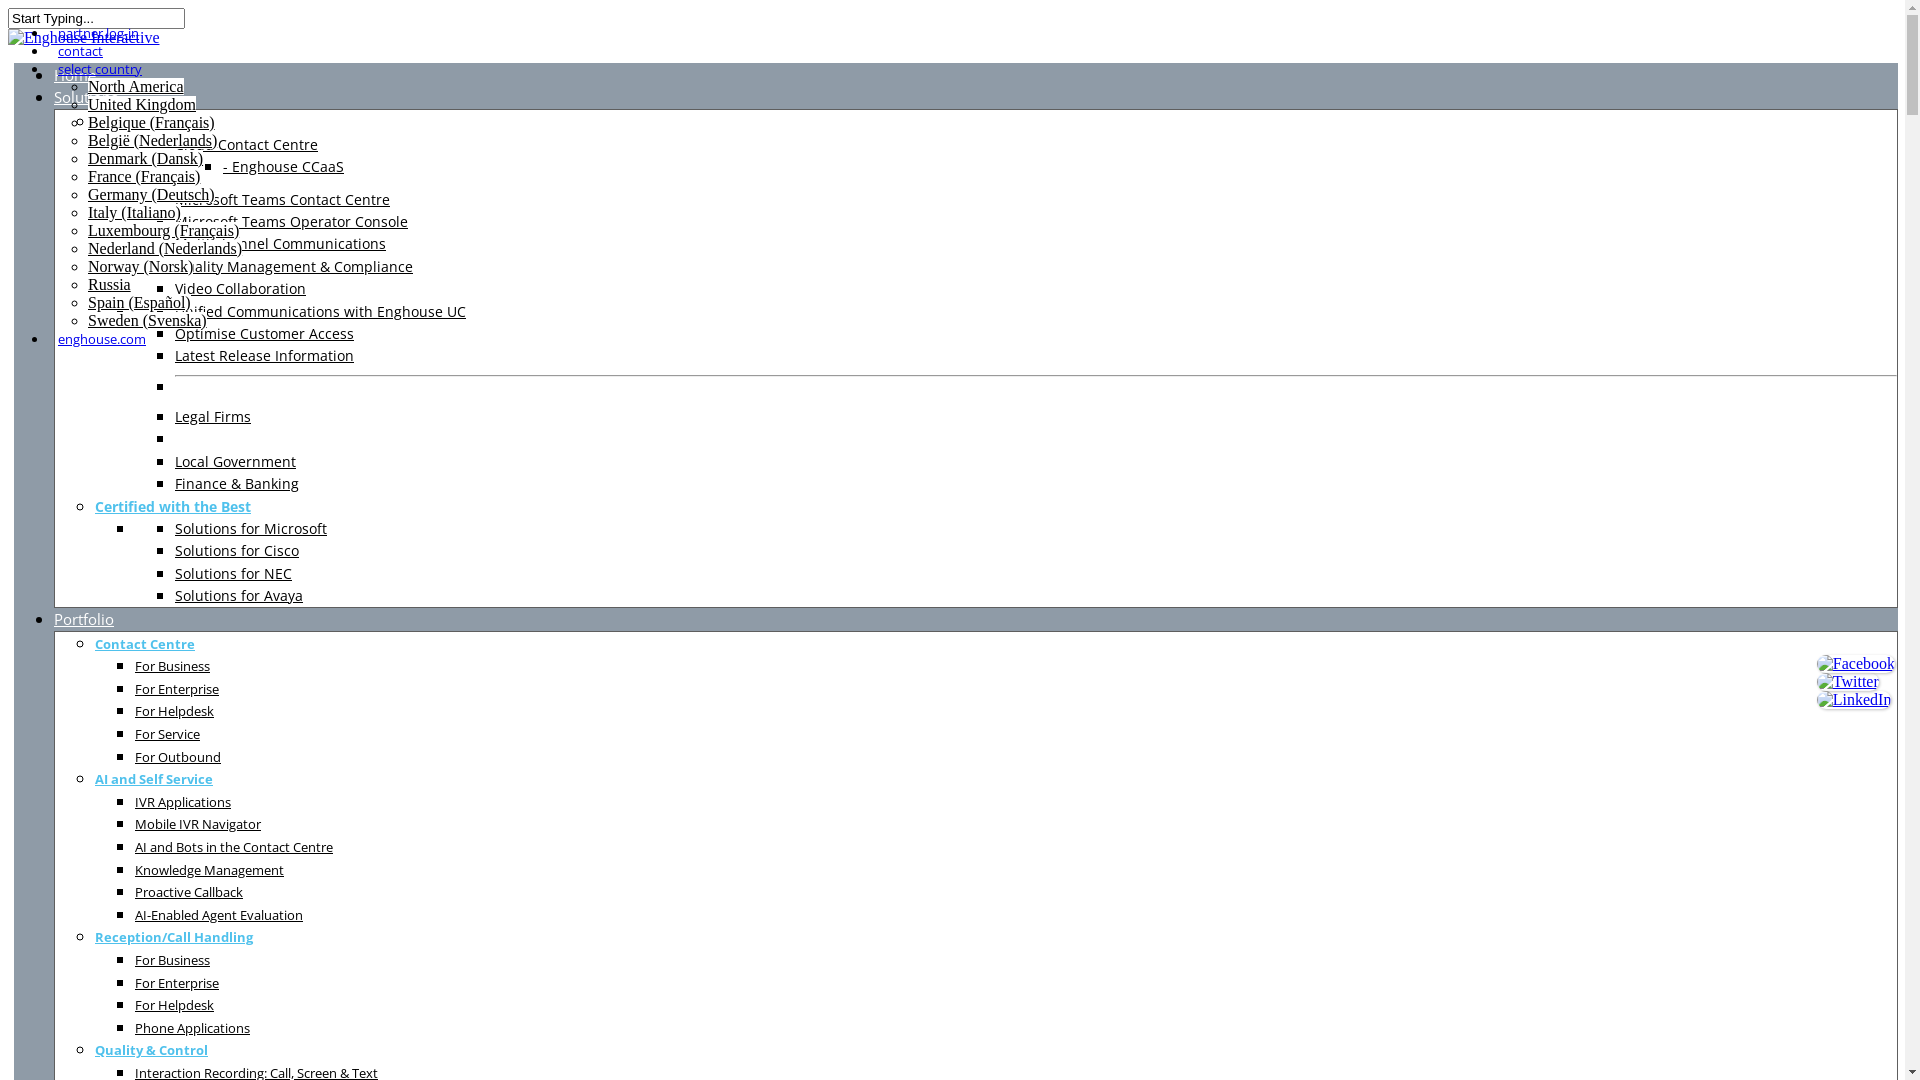 This screenshot has height=1080, width=1920. I want to click on 'Legal Firms', so click(212, 415).